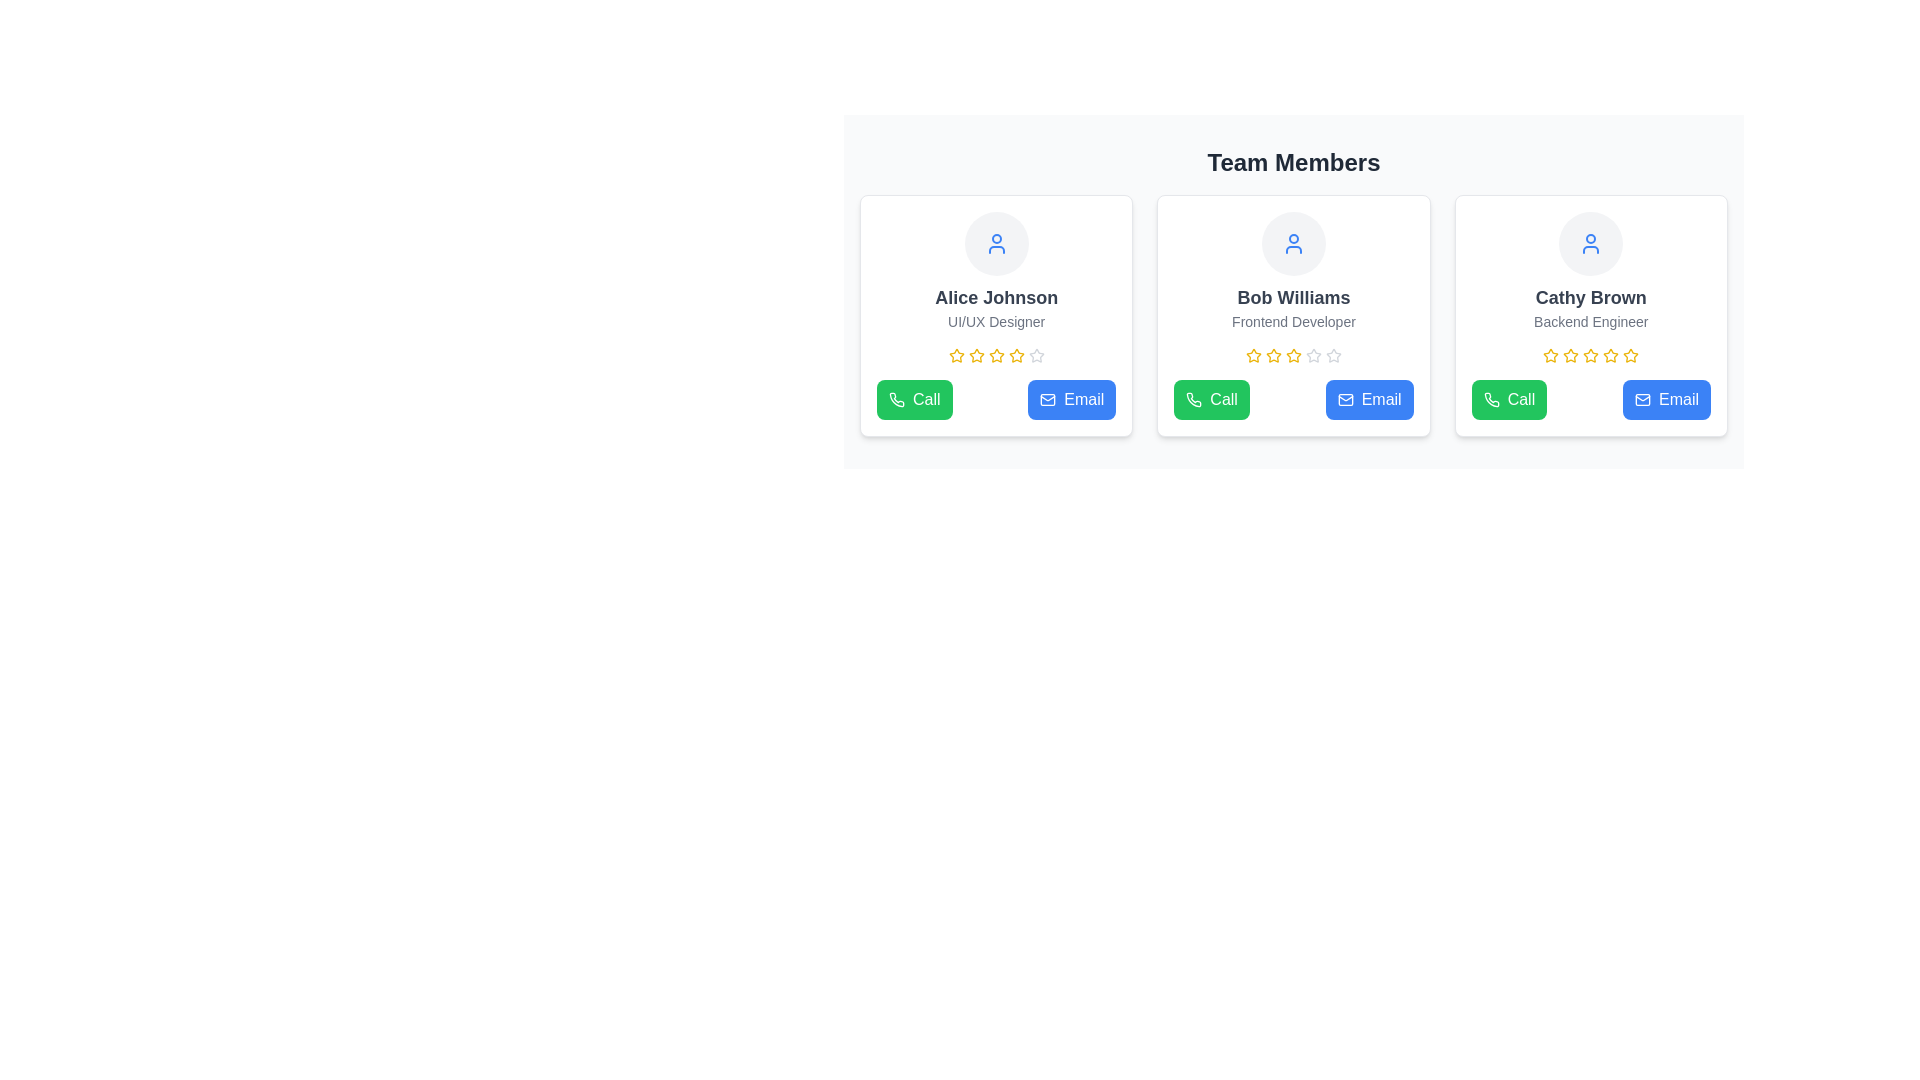 The width and height of the screenshot is (1920, 1080). I want to click on the 'Email' button located inside the third card in the list of team members by navigating to its position for keyboard interaction, so click(1642, 400).